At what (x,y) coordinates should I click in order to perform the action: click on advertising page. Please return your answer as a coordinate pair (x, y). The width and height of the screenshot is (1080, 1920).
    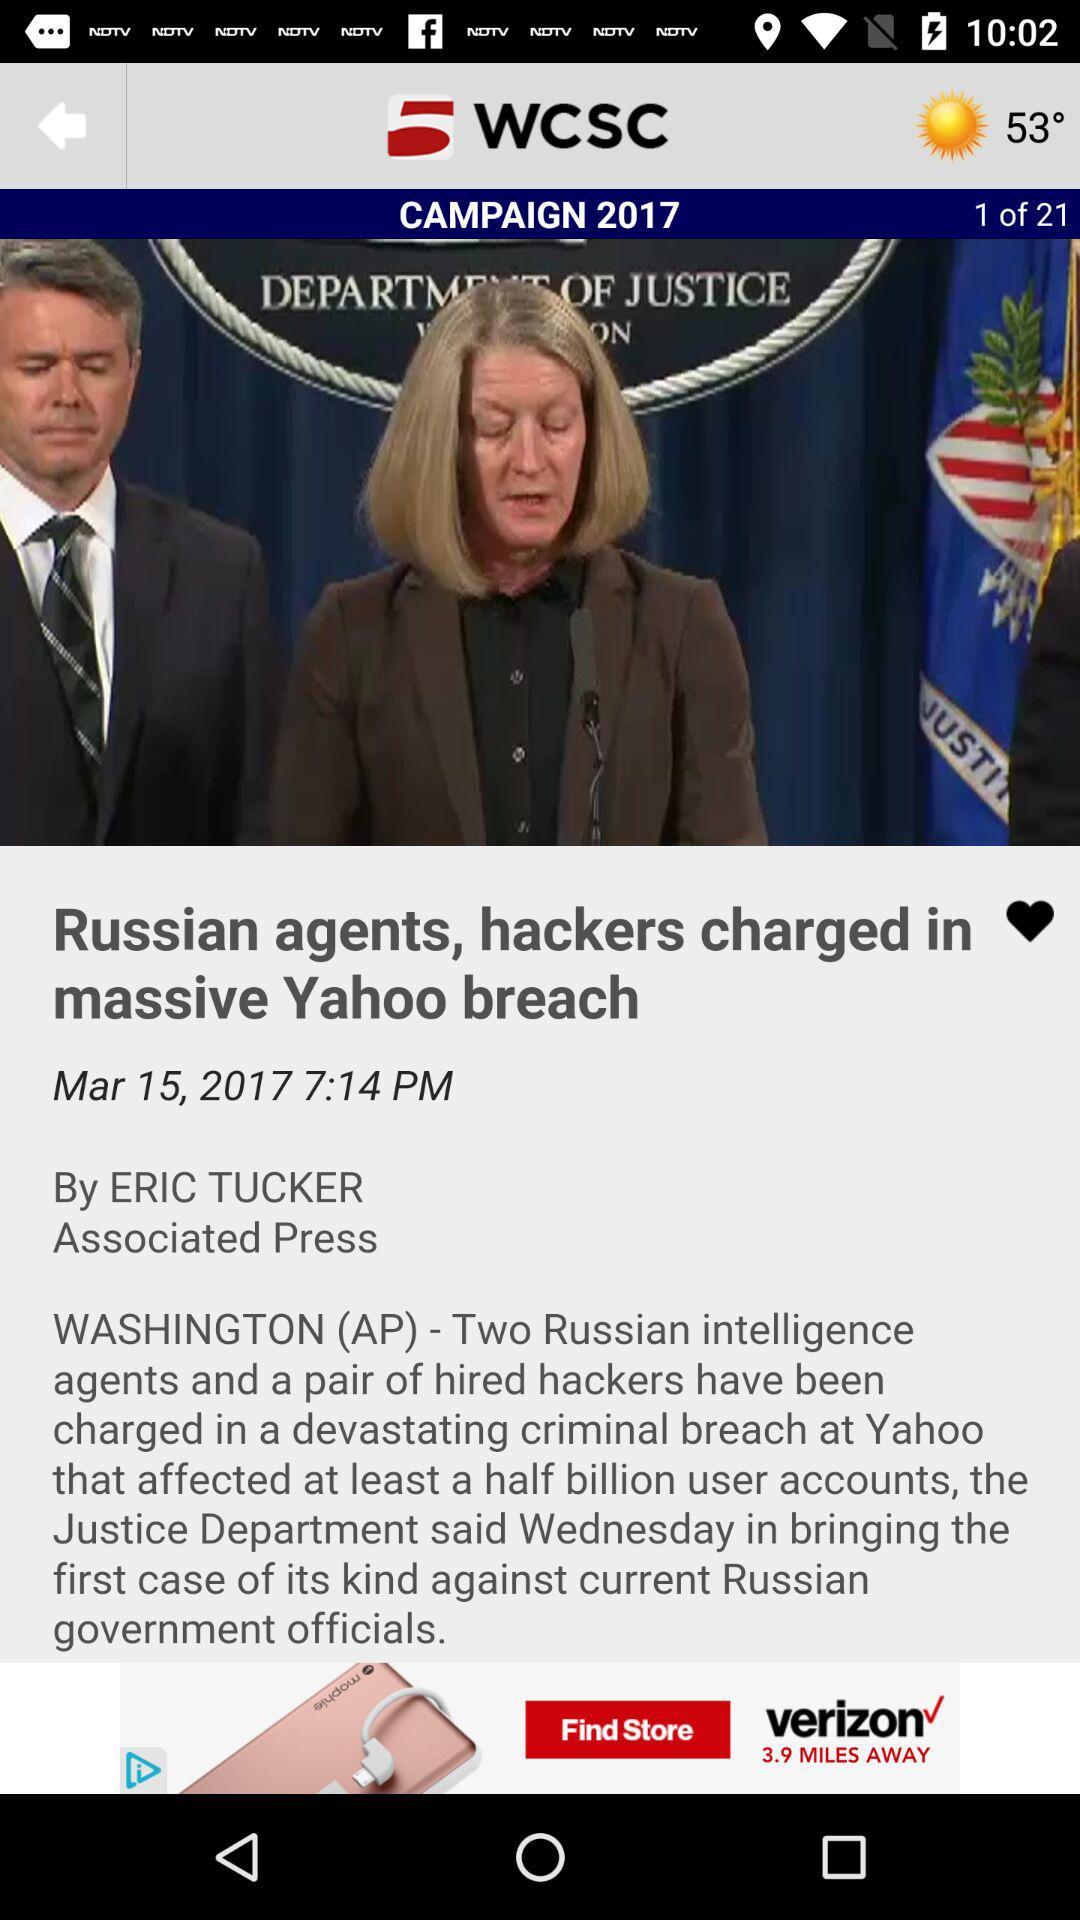
    Looking at the image, I should click on (540, 1727).